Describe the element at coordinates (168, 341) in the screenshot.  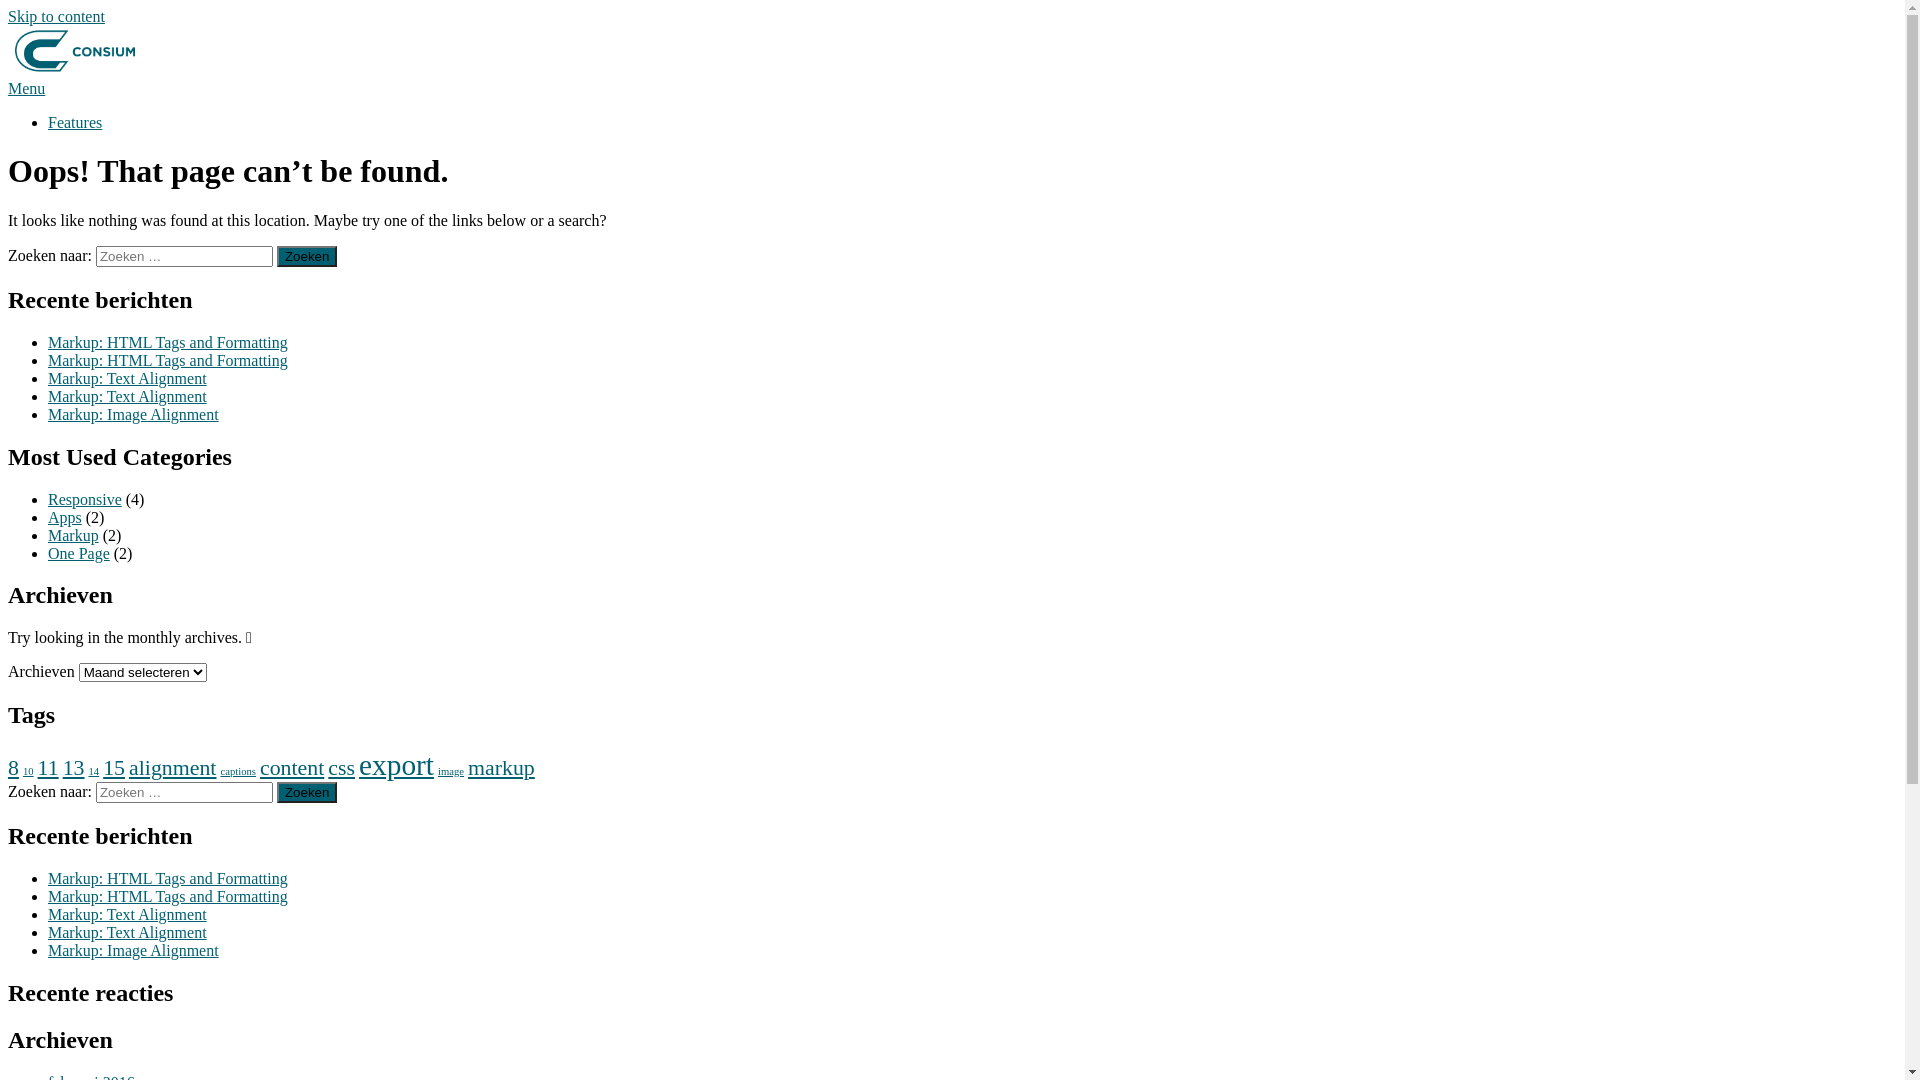
I see `'Markup: HTML Tags and Formatting'` at that location.